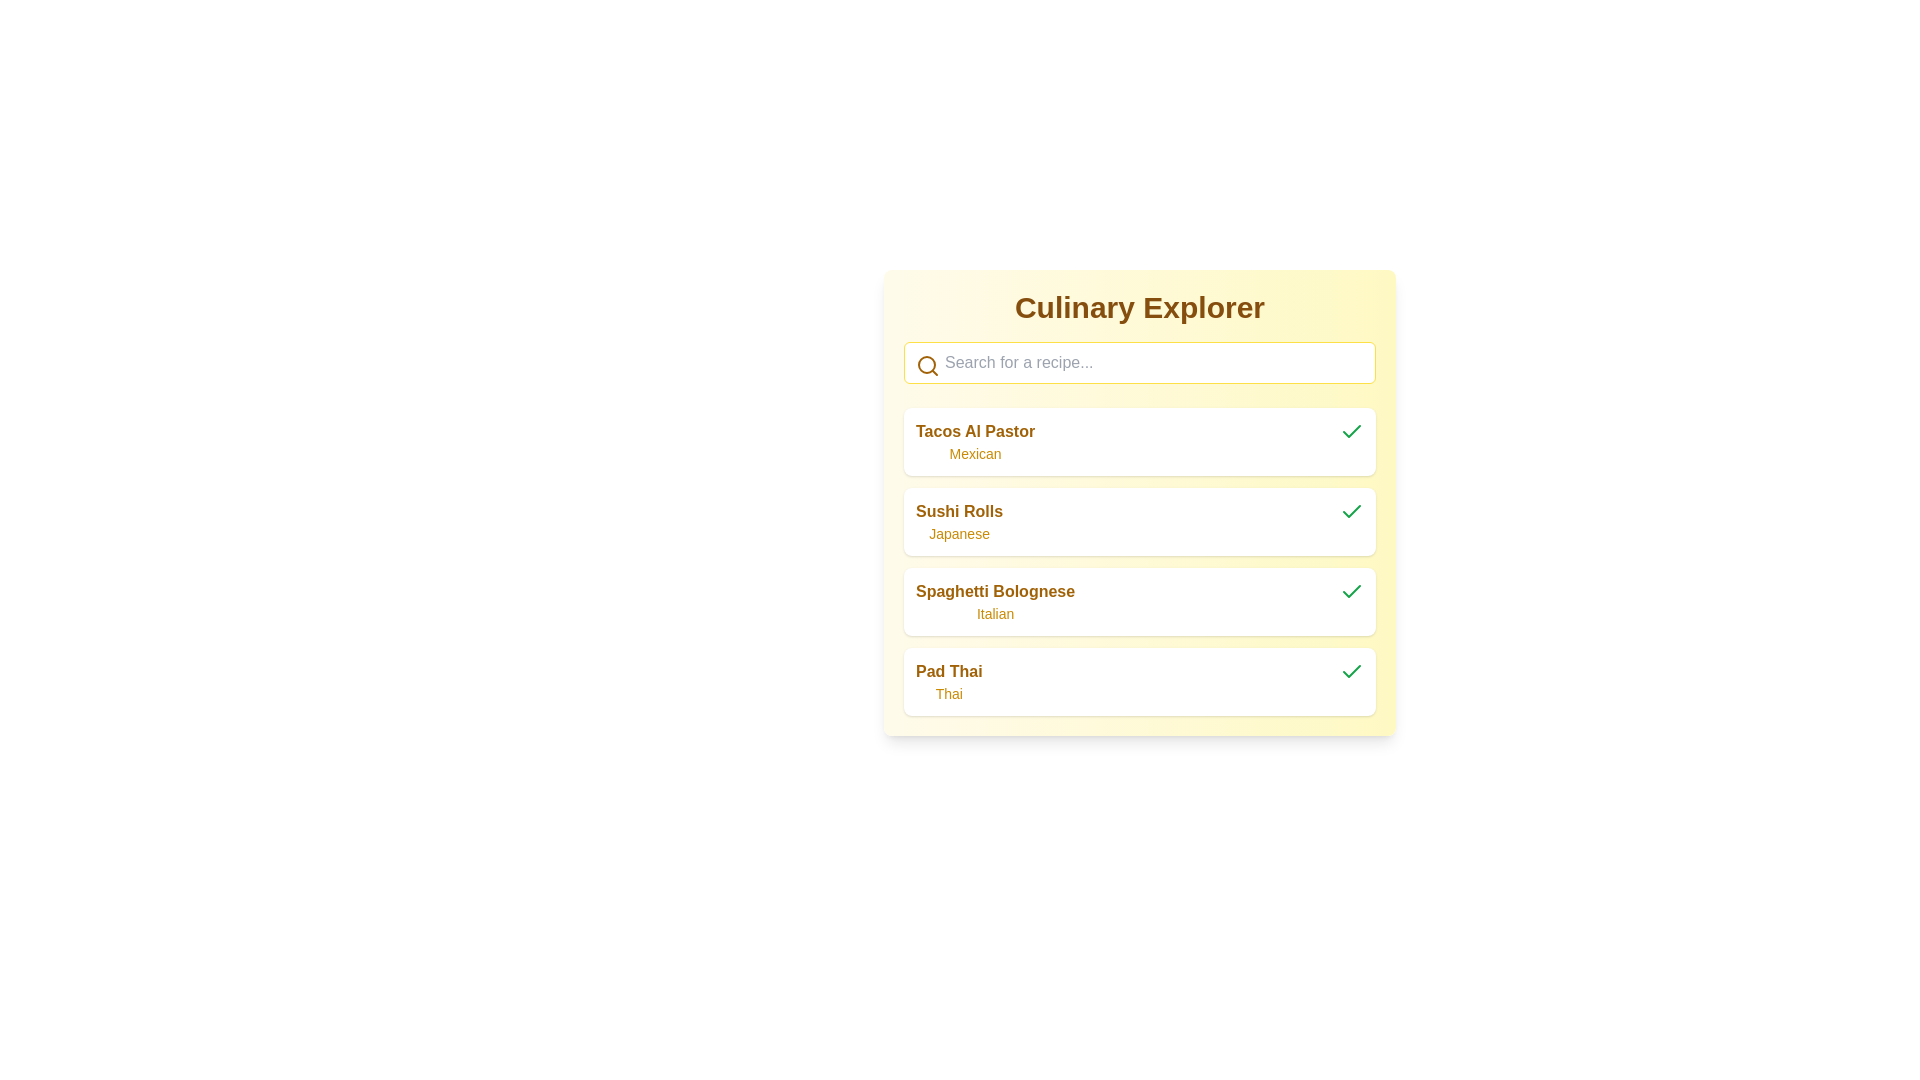  I want to click on the green checkmark icon located at the right end of the 'Sushi Rolls' list item, so click(1352, 510).